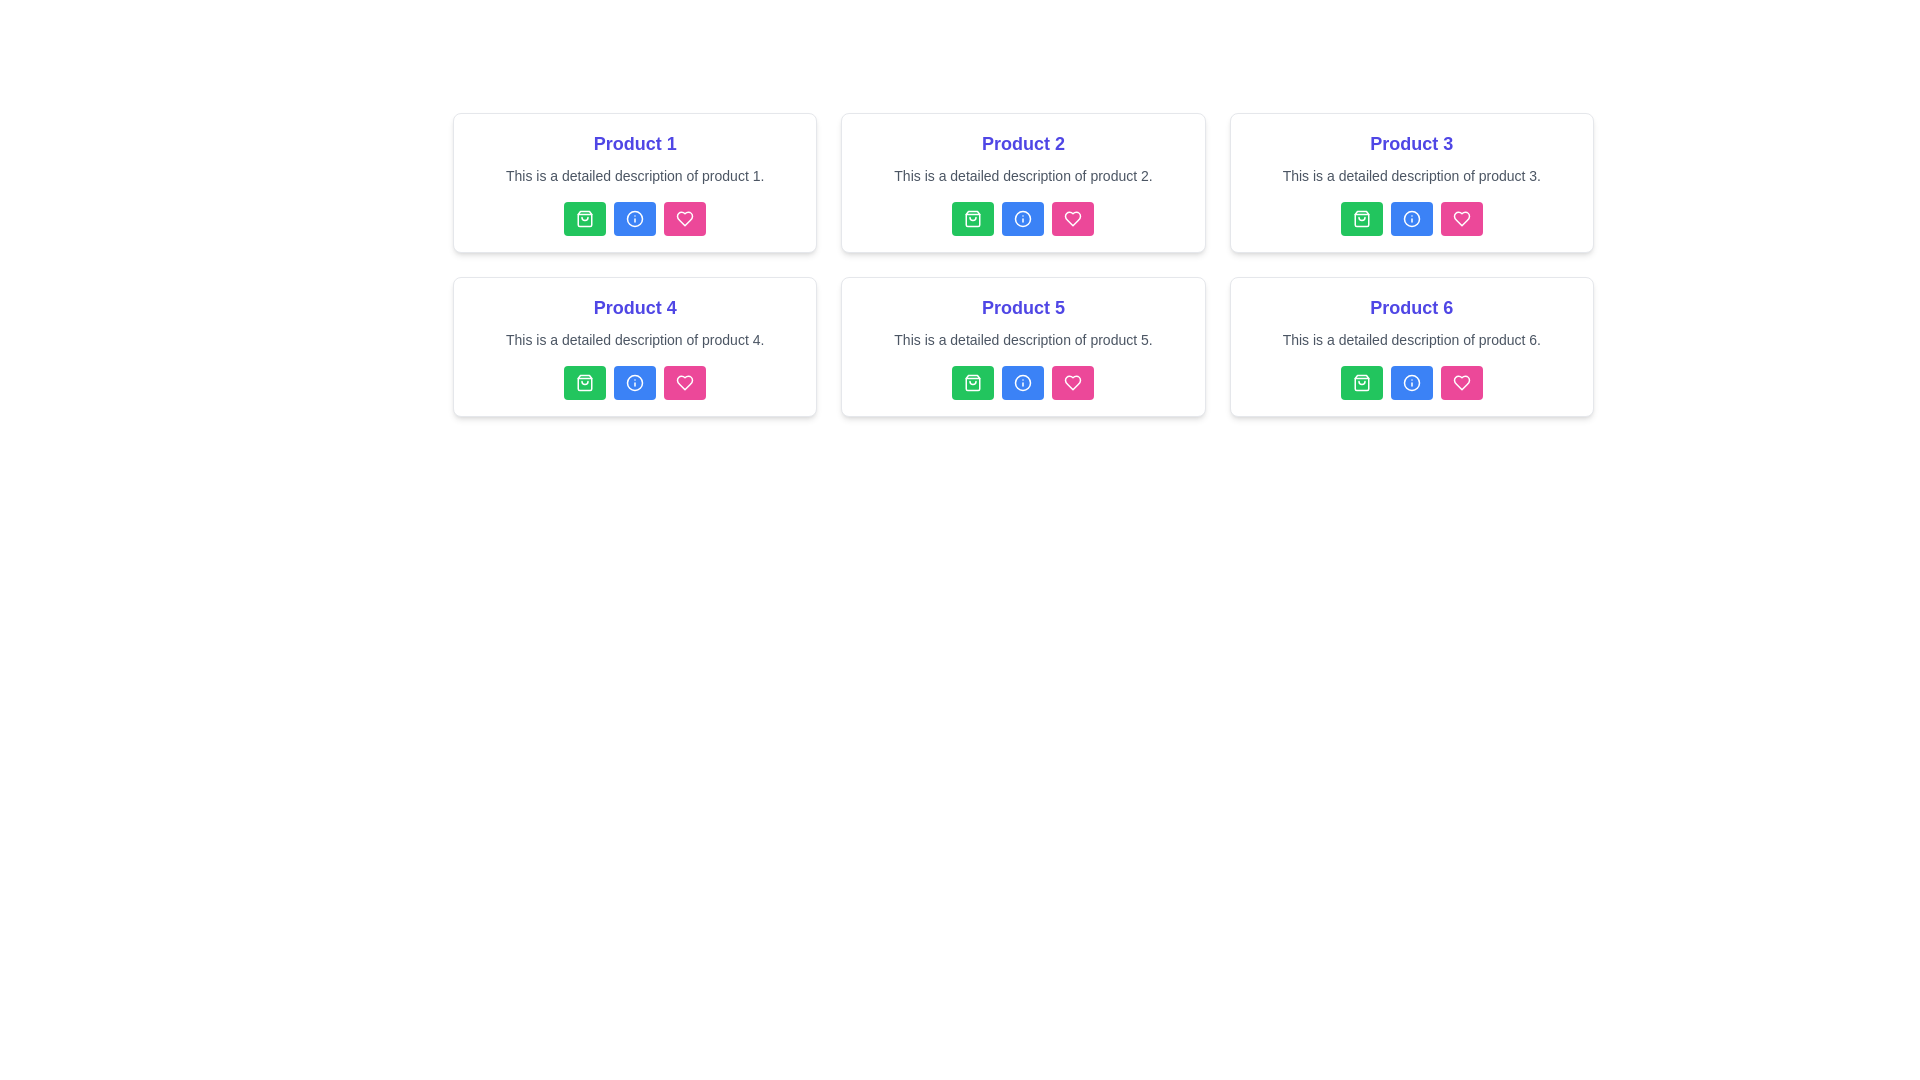 Image resolution: width=1920 pixels, height=1080 pixels. Describe the element at coordinates (973, 219) in the screenshot. I see `the shopping cart icon button located below the product description for 'Product 2', which is the first button on the left of the button group` at that location.